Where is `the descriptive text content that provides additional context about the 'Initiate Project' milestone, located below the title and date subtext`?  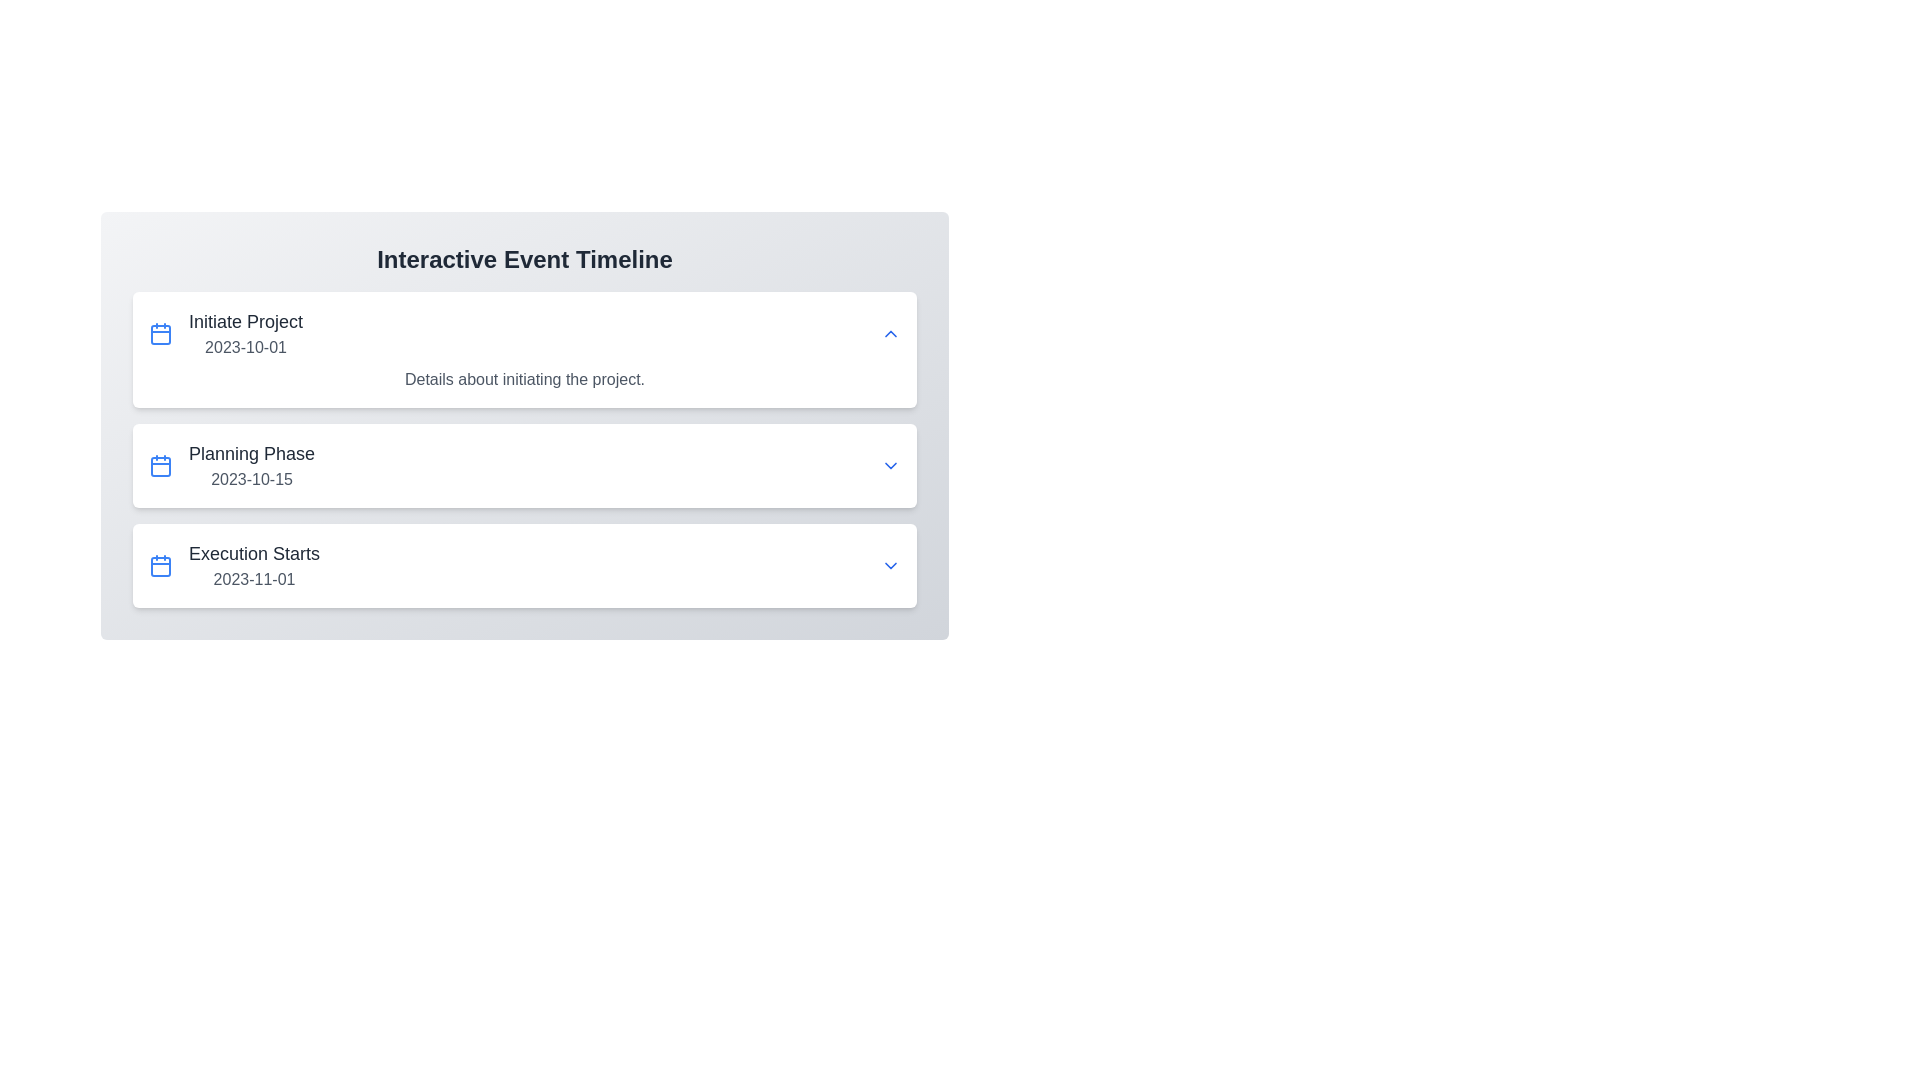
the descriptive text content that provides additional context about the 'Initiate Project' milestone, located below the title and date subtext is located at coordinates (524, 375).